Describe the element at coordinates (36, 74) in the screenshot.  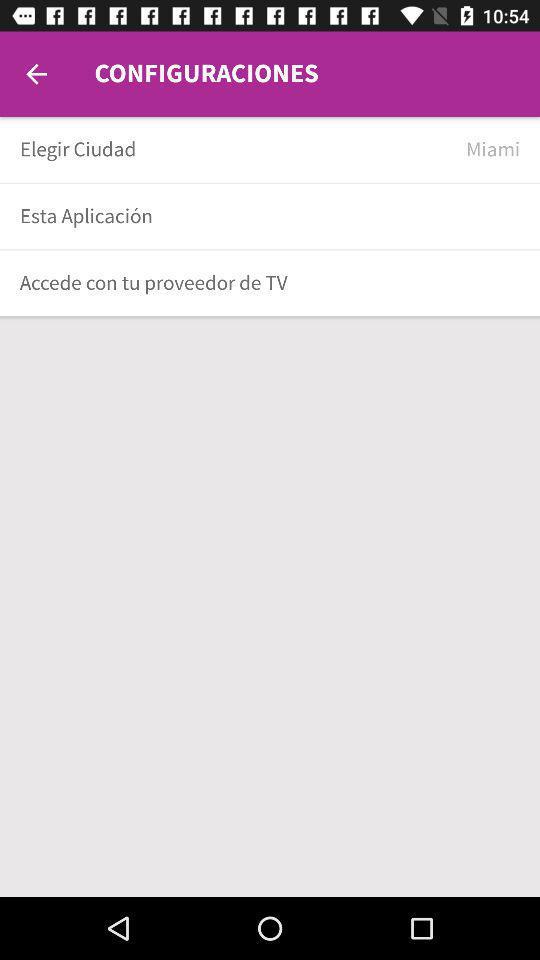
I see `the item next to the configuraciones item` at that location.